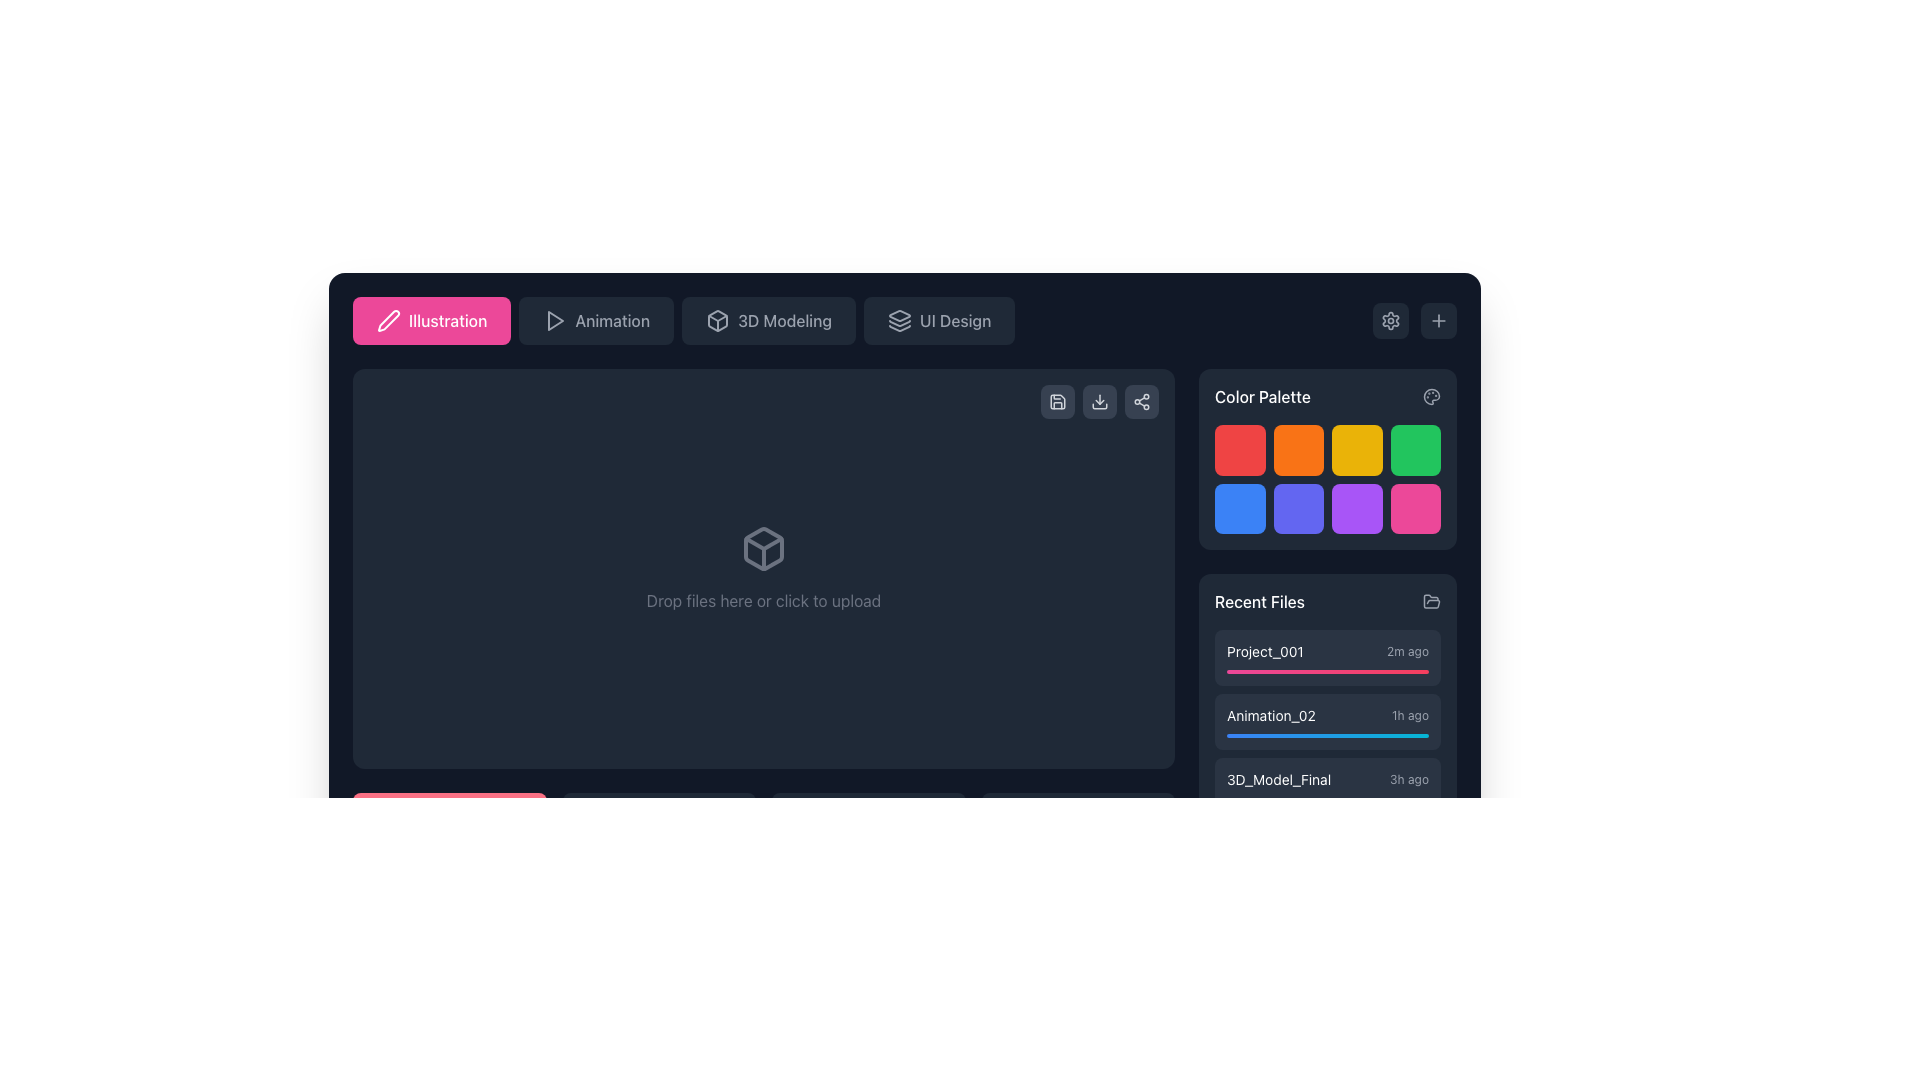  Describe the element at coordinates (1414, 507) in the screenshot. I see `the pink button with rounded corners located in the bottom-right corner of the 'Color Palette' sidebar to activate the hover effect` at that location.